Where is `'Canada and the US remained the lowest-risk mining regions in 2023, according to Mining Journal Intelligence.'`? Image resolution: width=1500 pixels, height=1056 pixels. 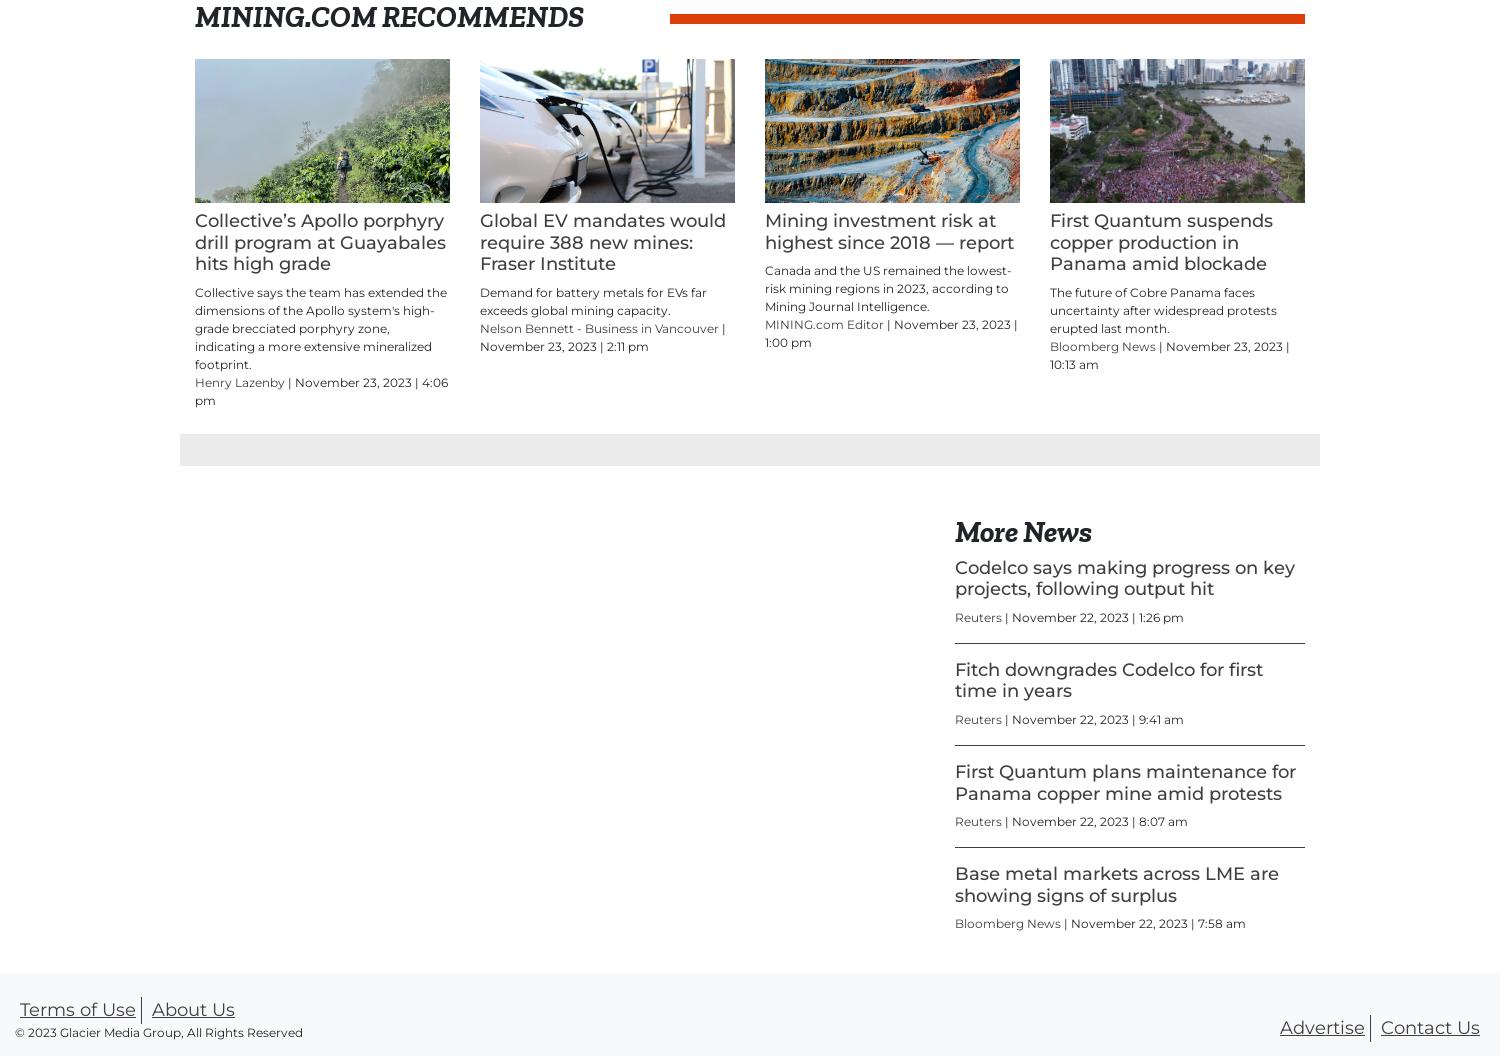
'Canada and the US remained the lowest-risk mining regions in 2023, according to Mining Journal Intelligence.' is located at coordinates (888, 288).